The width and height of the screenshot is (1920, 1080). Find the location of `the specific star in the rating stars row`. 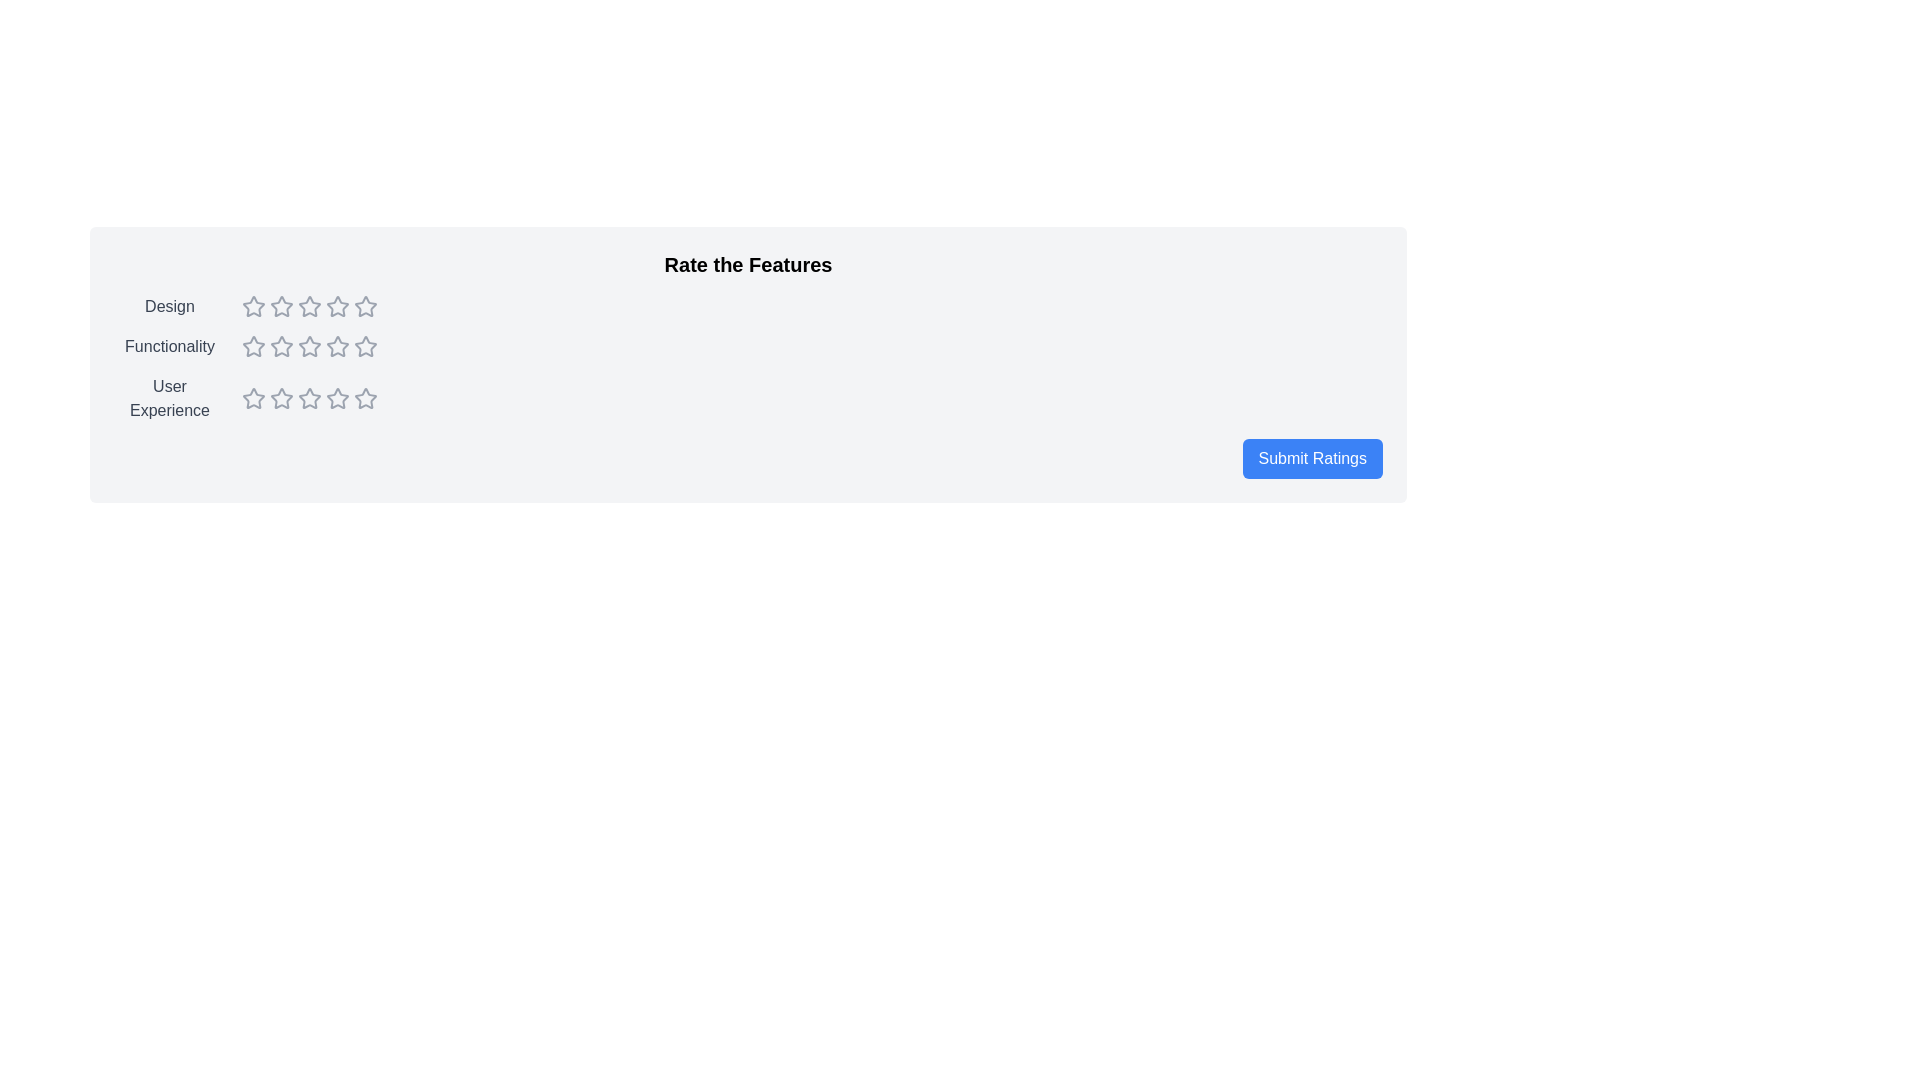

the specific star in the rating stars row is located at coordinates (309, 307).